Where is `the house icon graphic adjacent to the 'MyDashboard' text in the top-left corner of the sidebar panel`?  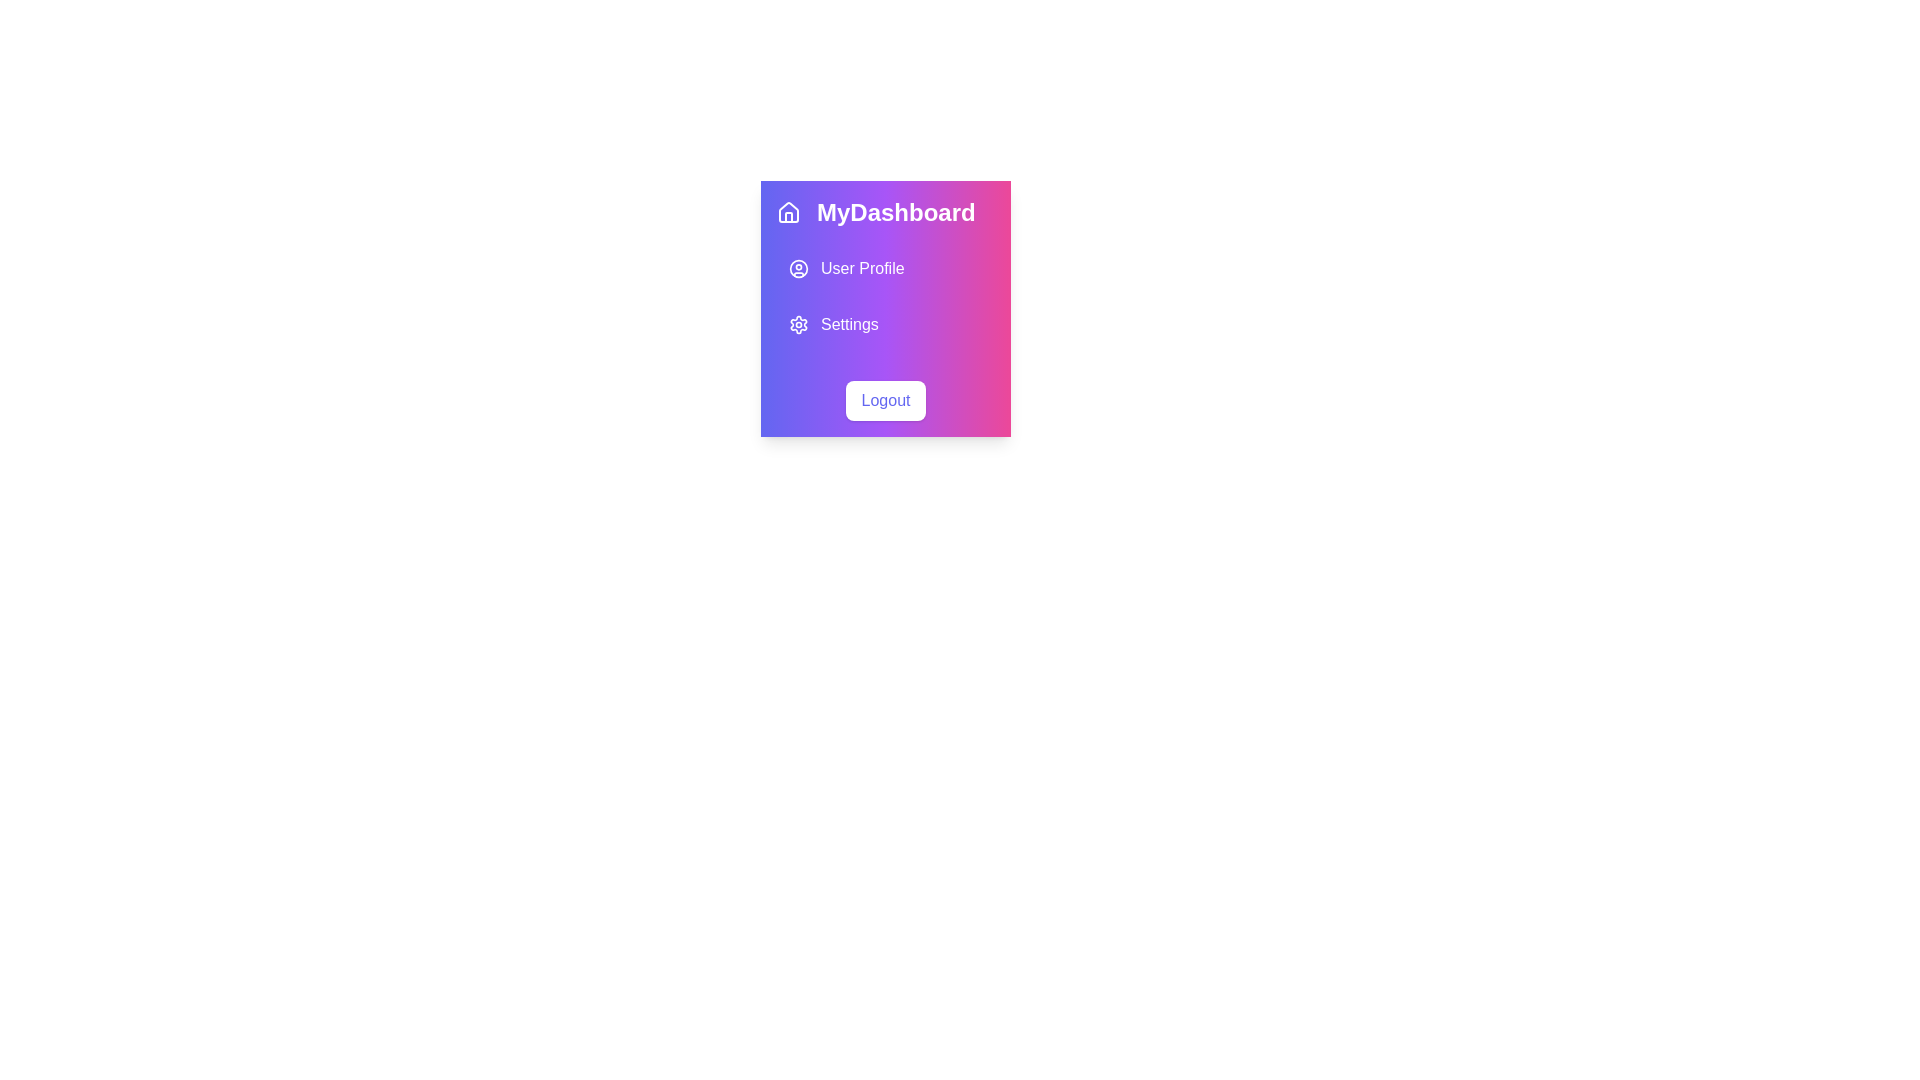
the house icon graphic adjacent to the 'MyDashboard' text in the top-left corner of the sidebar panel is located at coordinates (787, 212).